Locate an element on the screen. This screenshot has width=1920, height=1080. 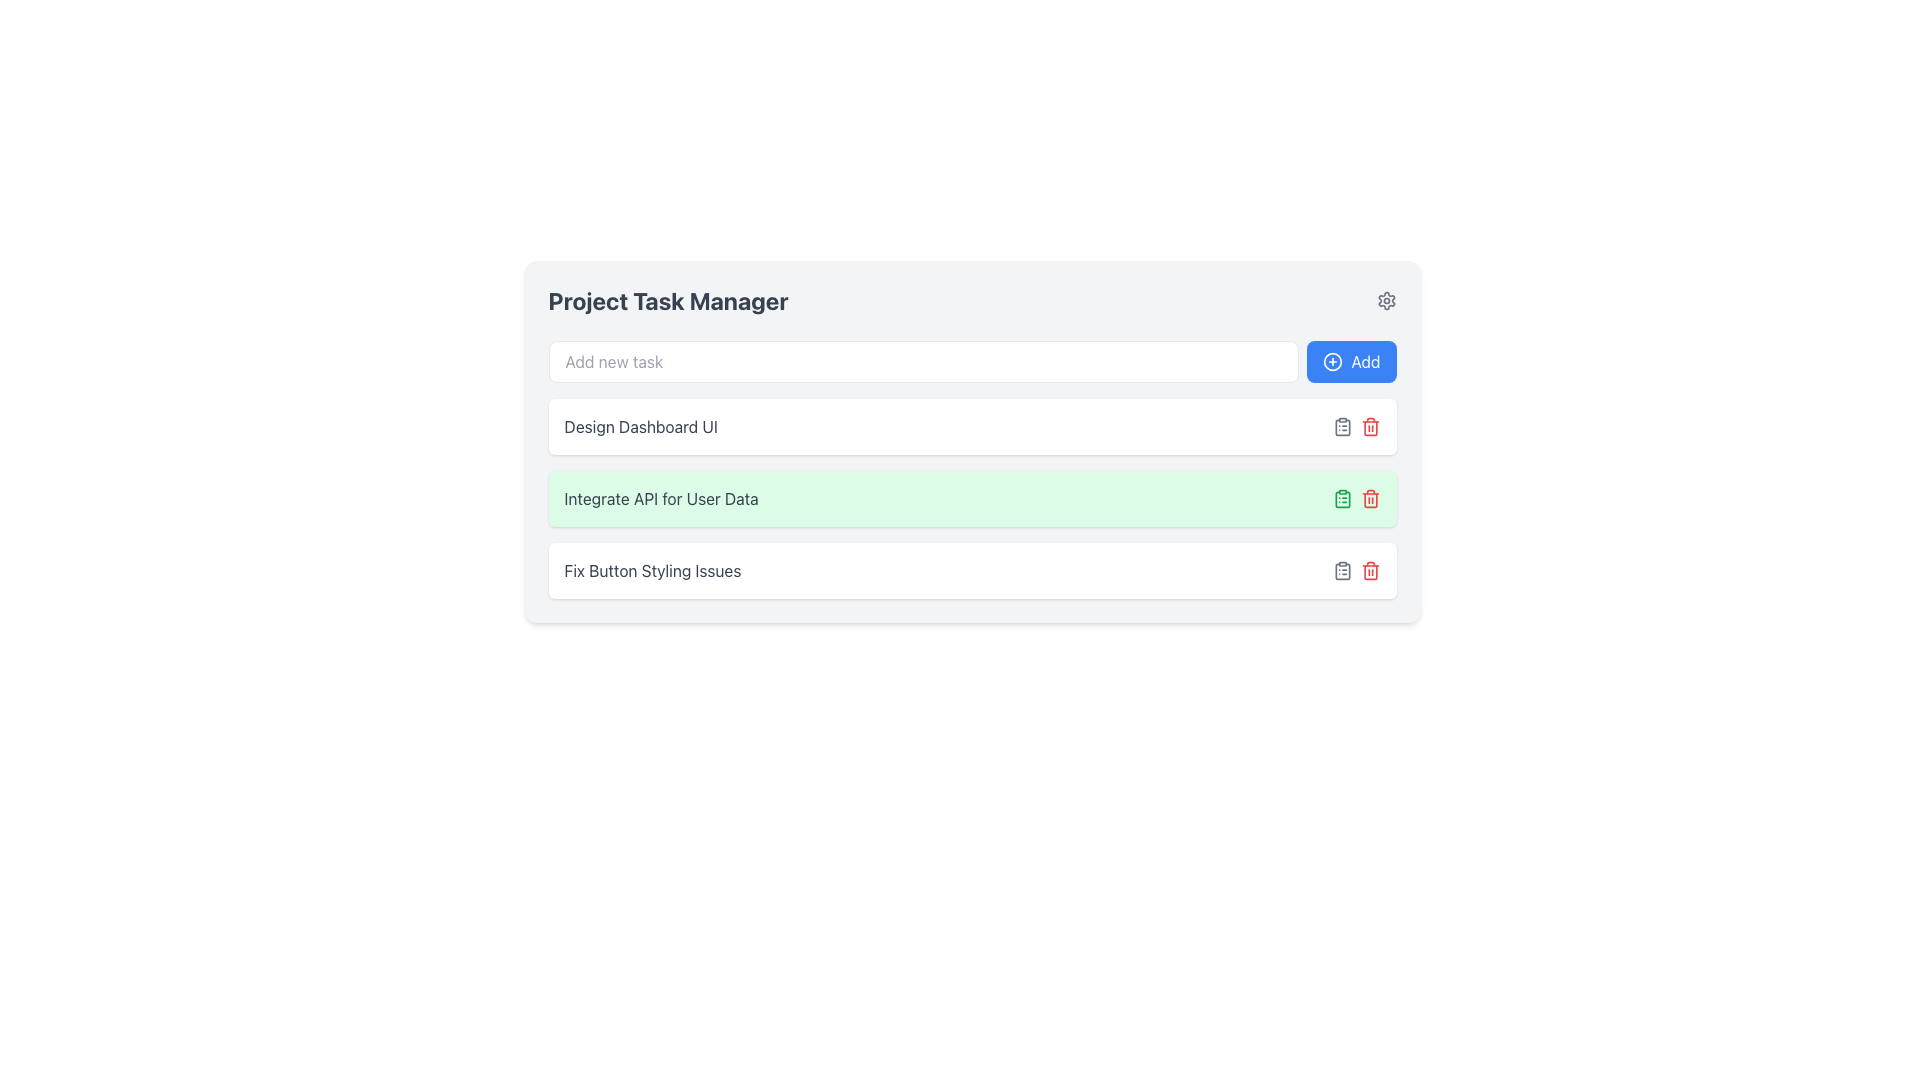
the clipboard icon button is located at coordinates (1342, 497).